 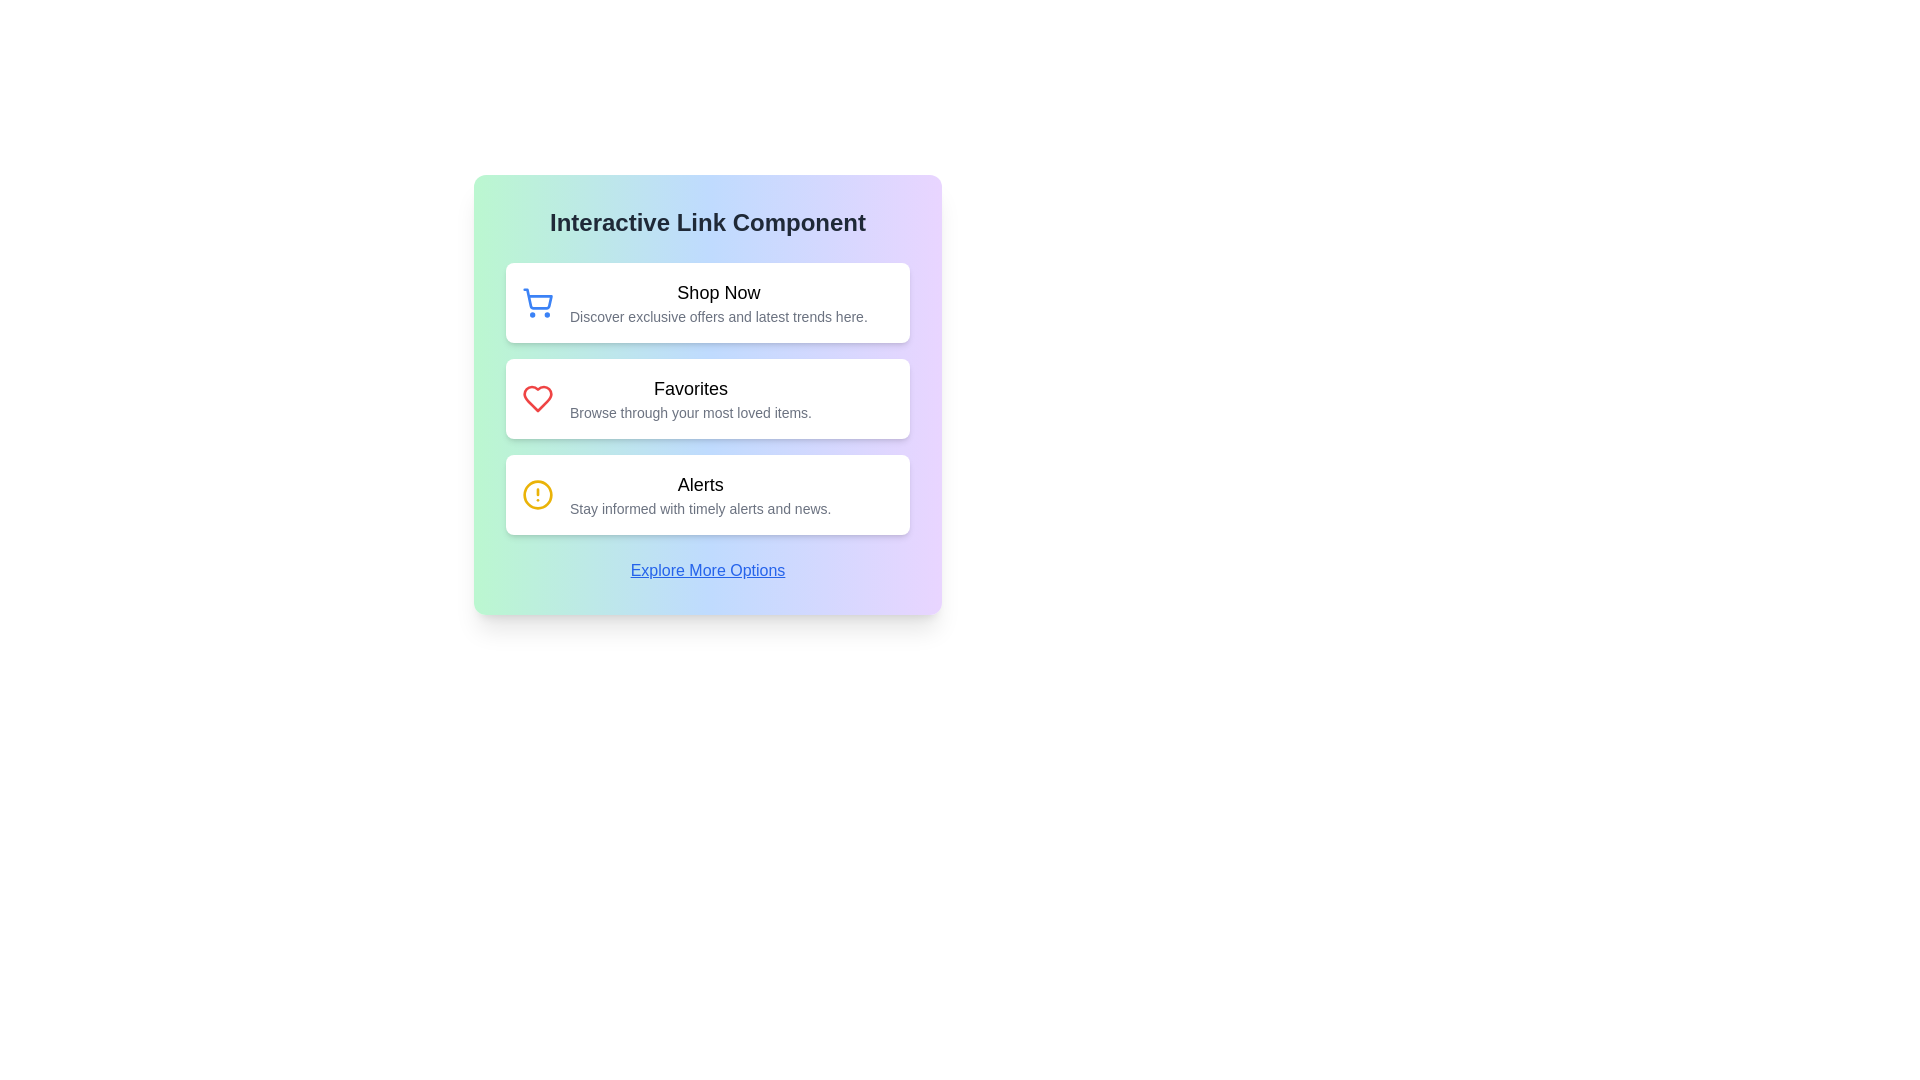 I want to click on the text label that reads 'Stay informed with timely alerts and news.' located in the lower section of the 'Alerts' card, under the title 'Alerts', so click(x=700, y=508).